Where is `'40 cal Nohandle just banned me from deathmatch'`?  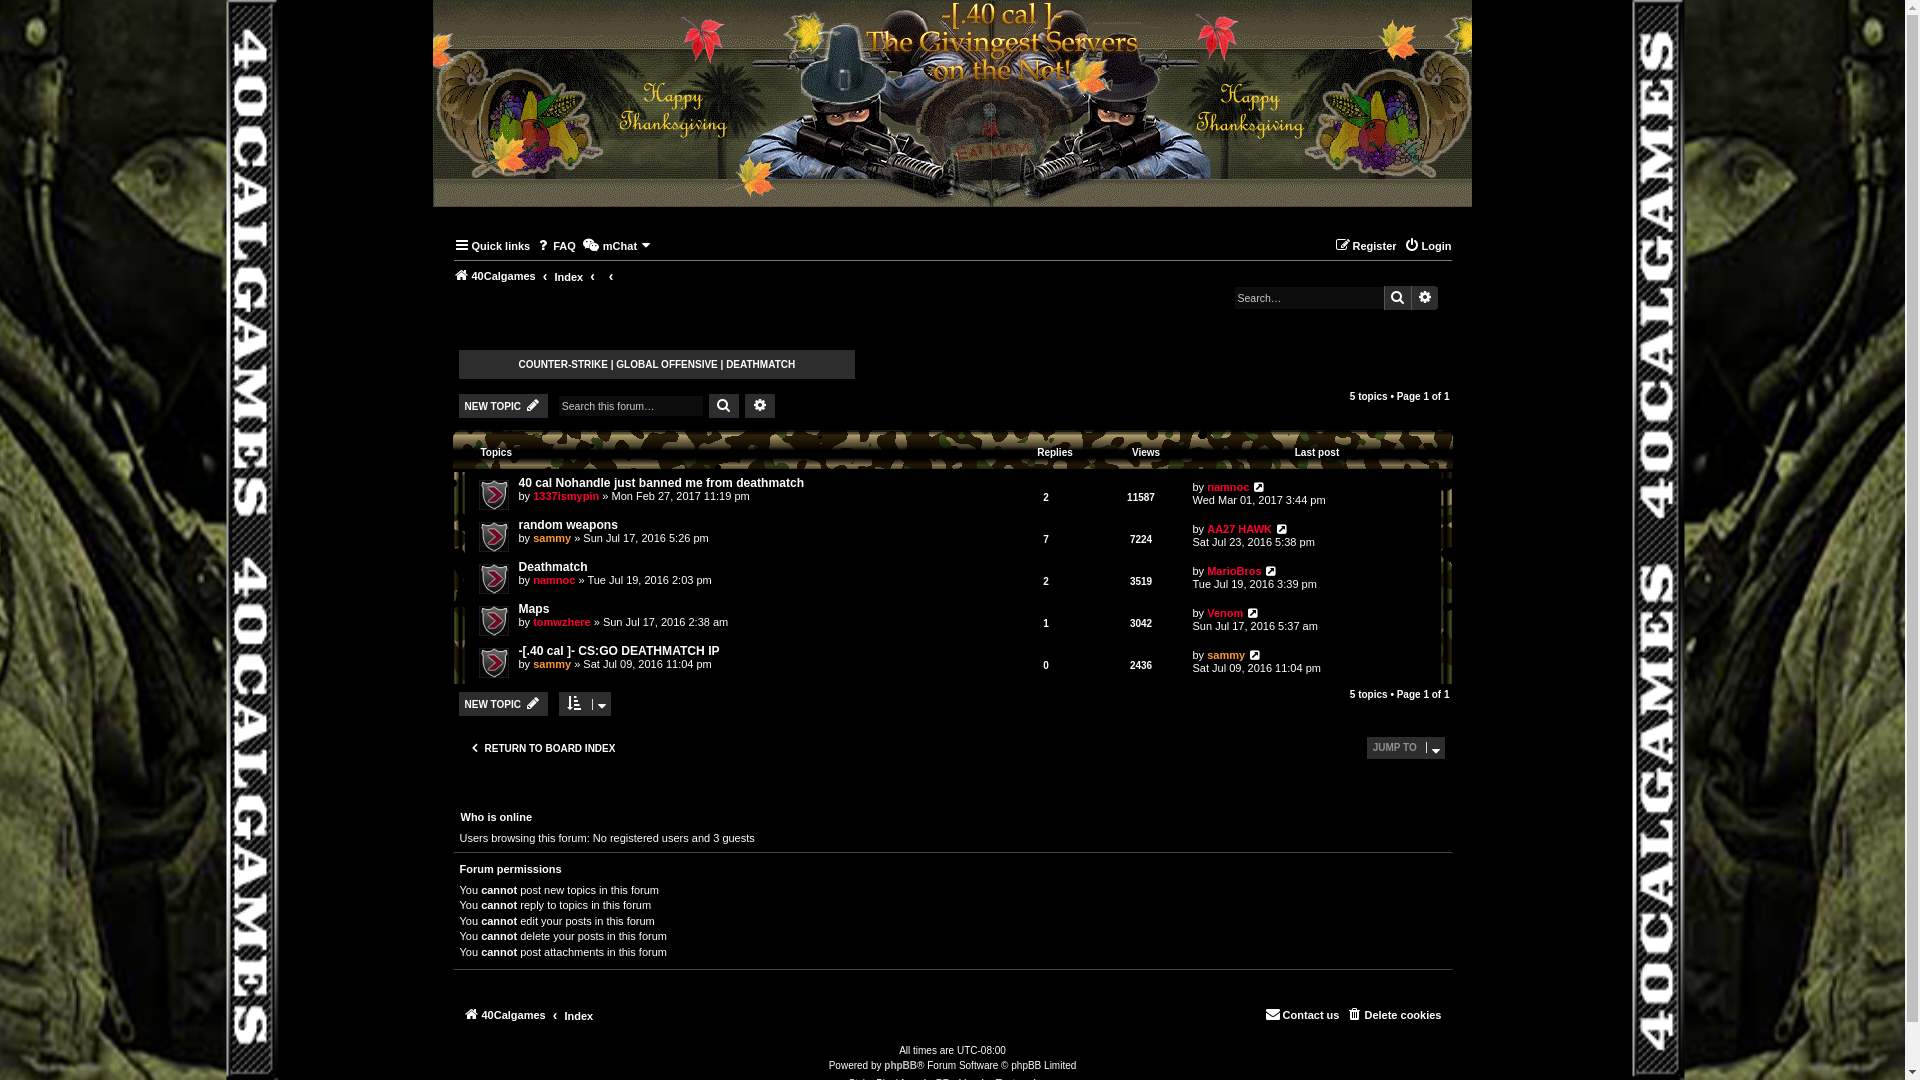
'40 cal Nohandle just banned me from deathmatch' is located at coordinates (661, 482).